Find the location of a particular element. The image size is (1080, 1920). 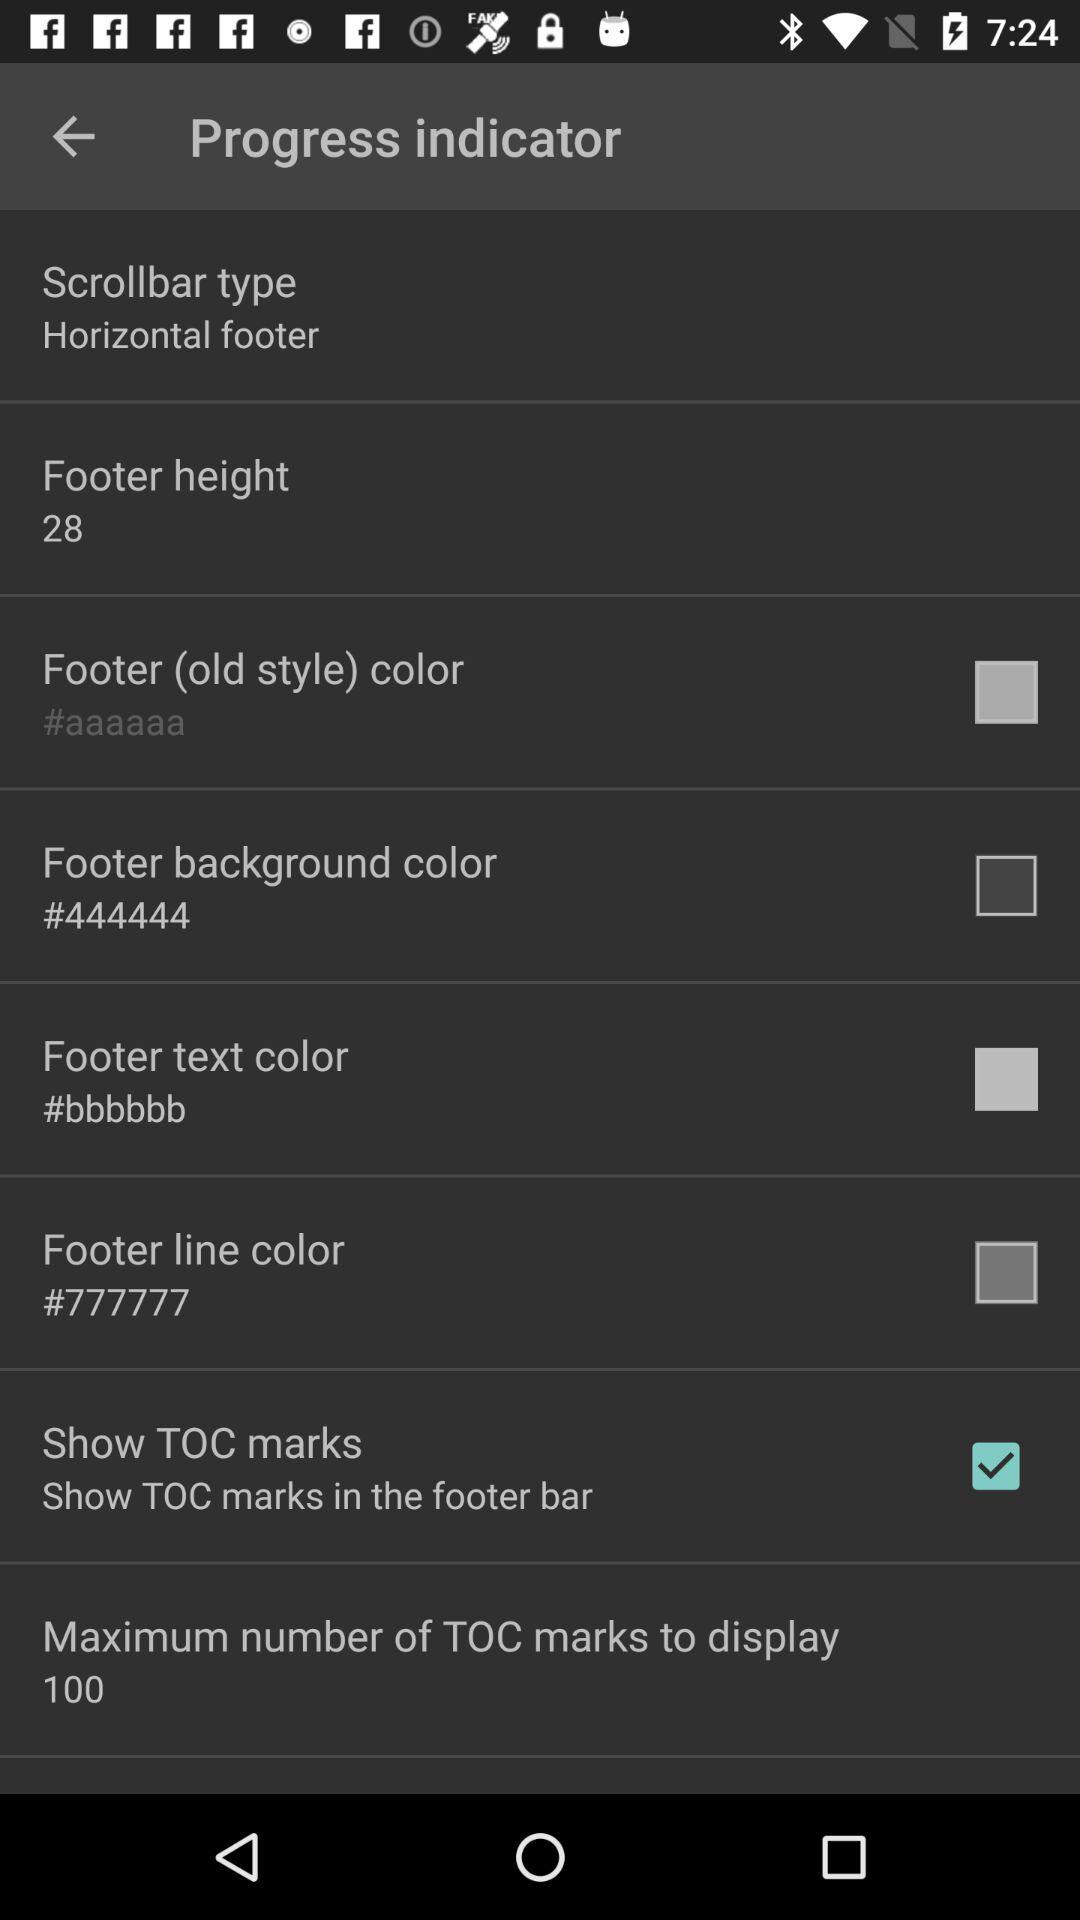

28 icon is located at coordinates (61, 527).